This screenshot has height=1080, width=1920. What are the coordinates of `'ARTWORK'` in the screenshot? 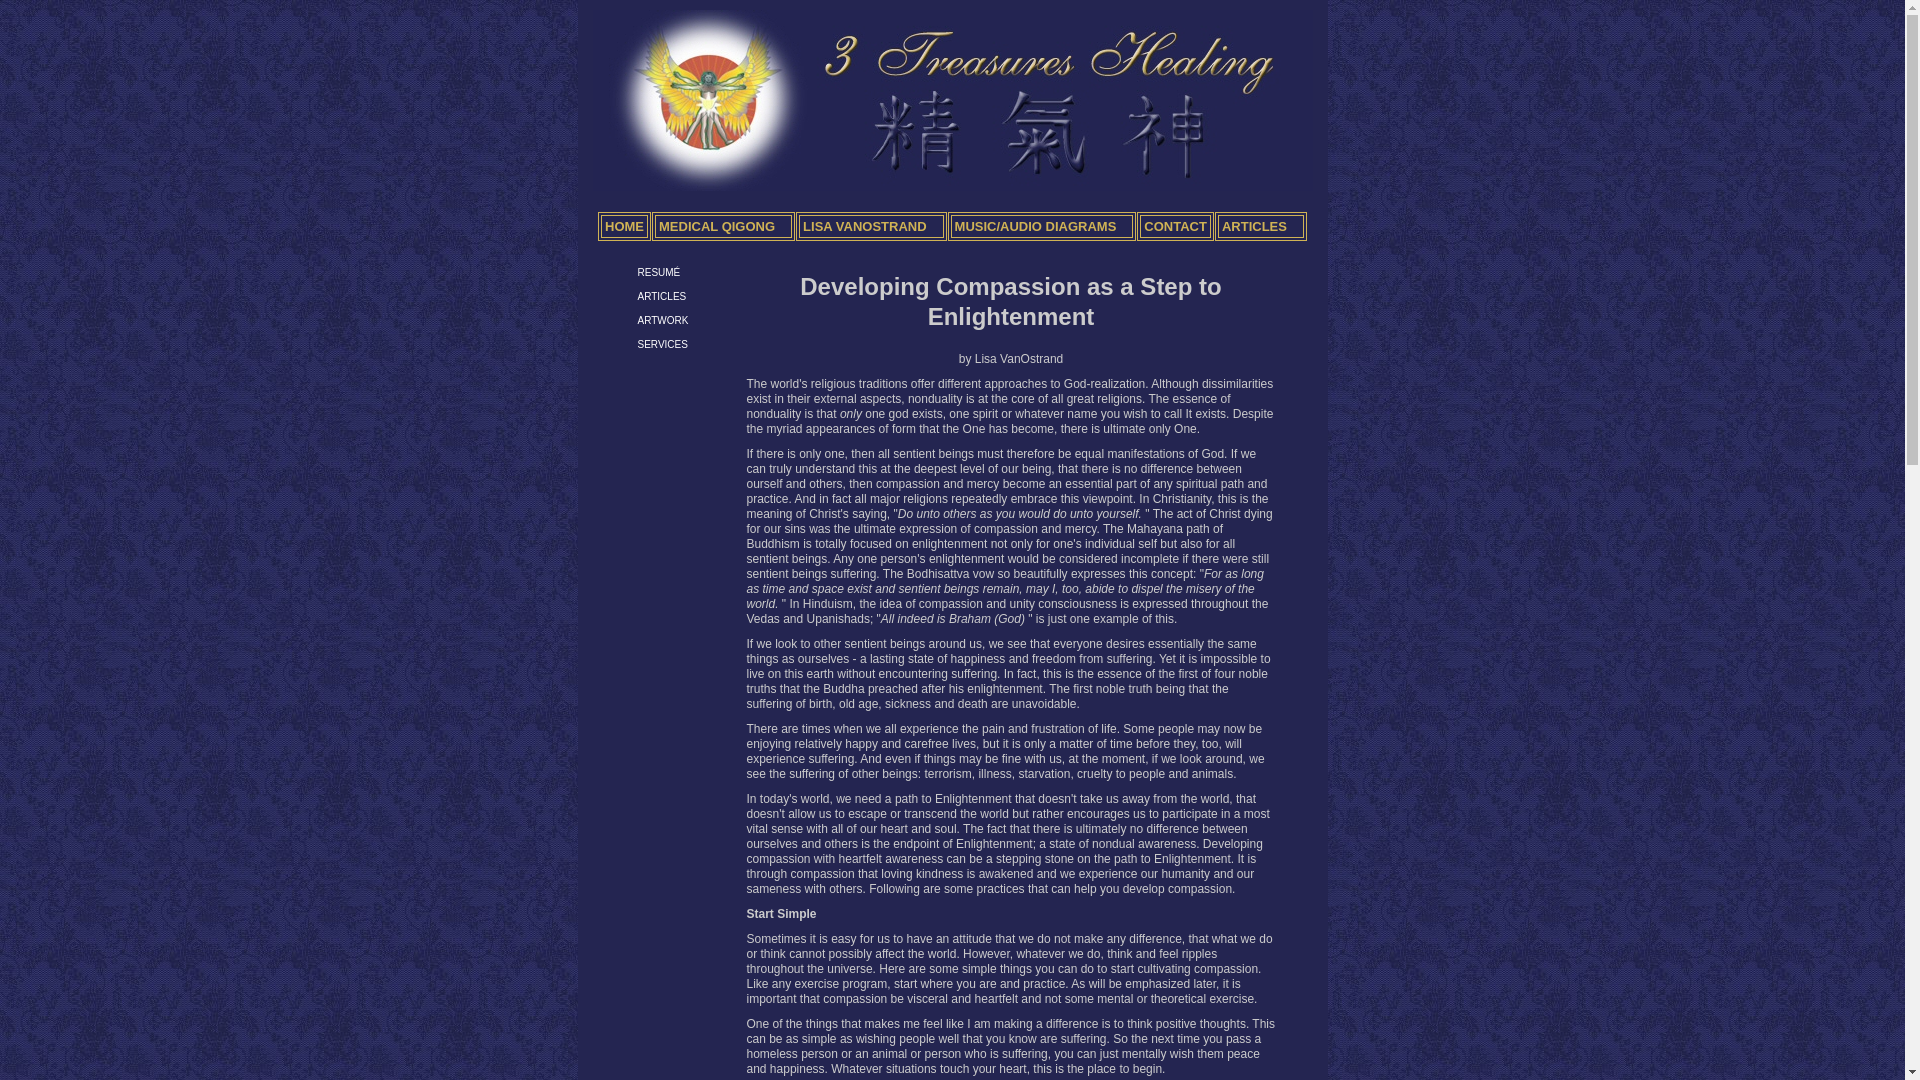 It's located at (637, 319).